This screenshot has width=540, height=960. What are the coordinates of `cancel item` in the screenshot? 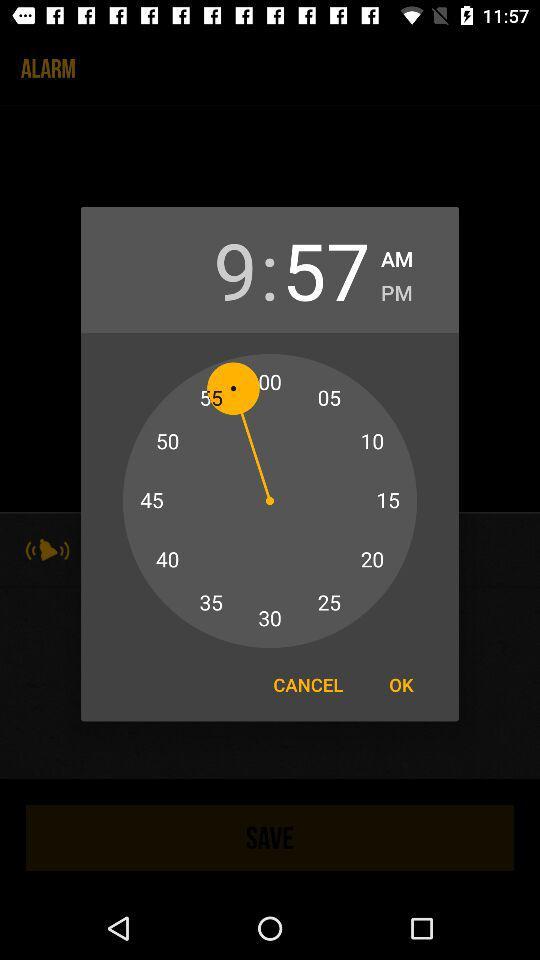 It's located at (308, 684).